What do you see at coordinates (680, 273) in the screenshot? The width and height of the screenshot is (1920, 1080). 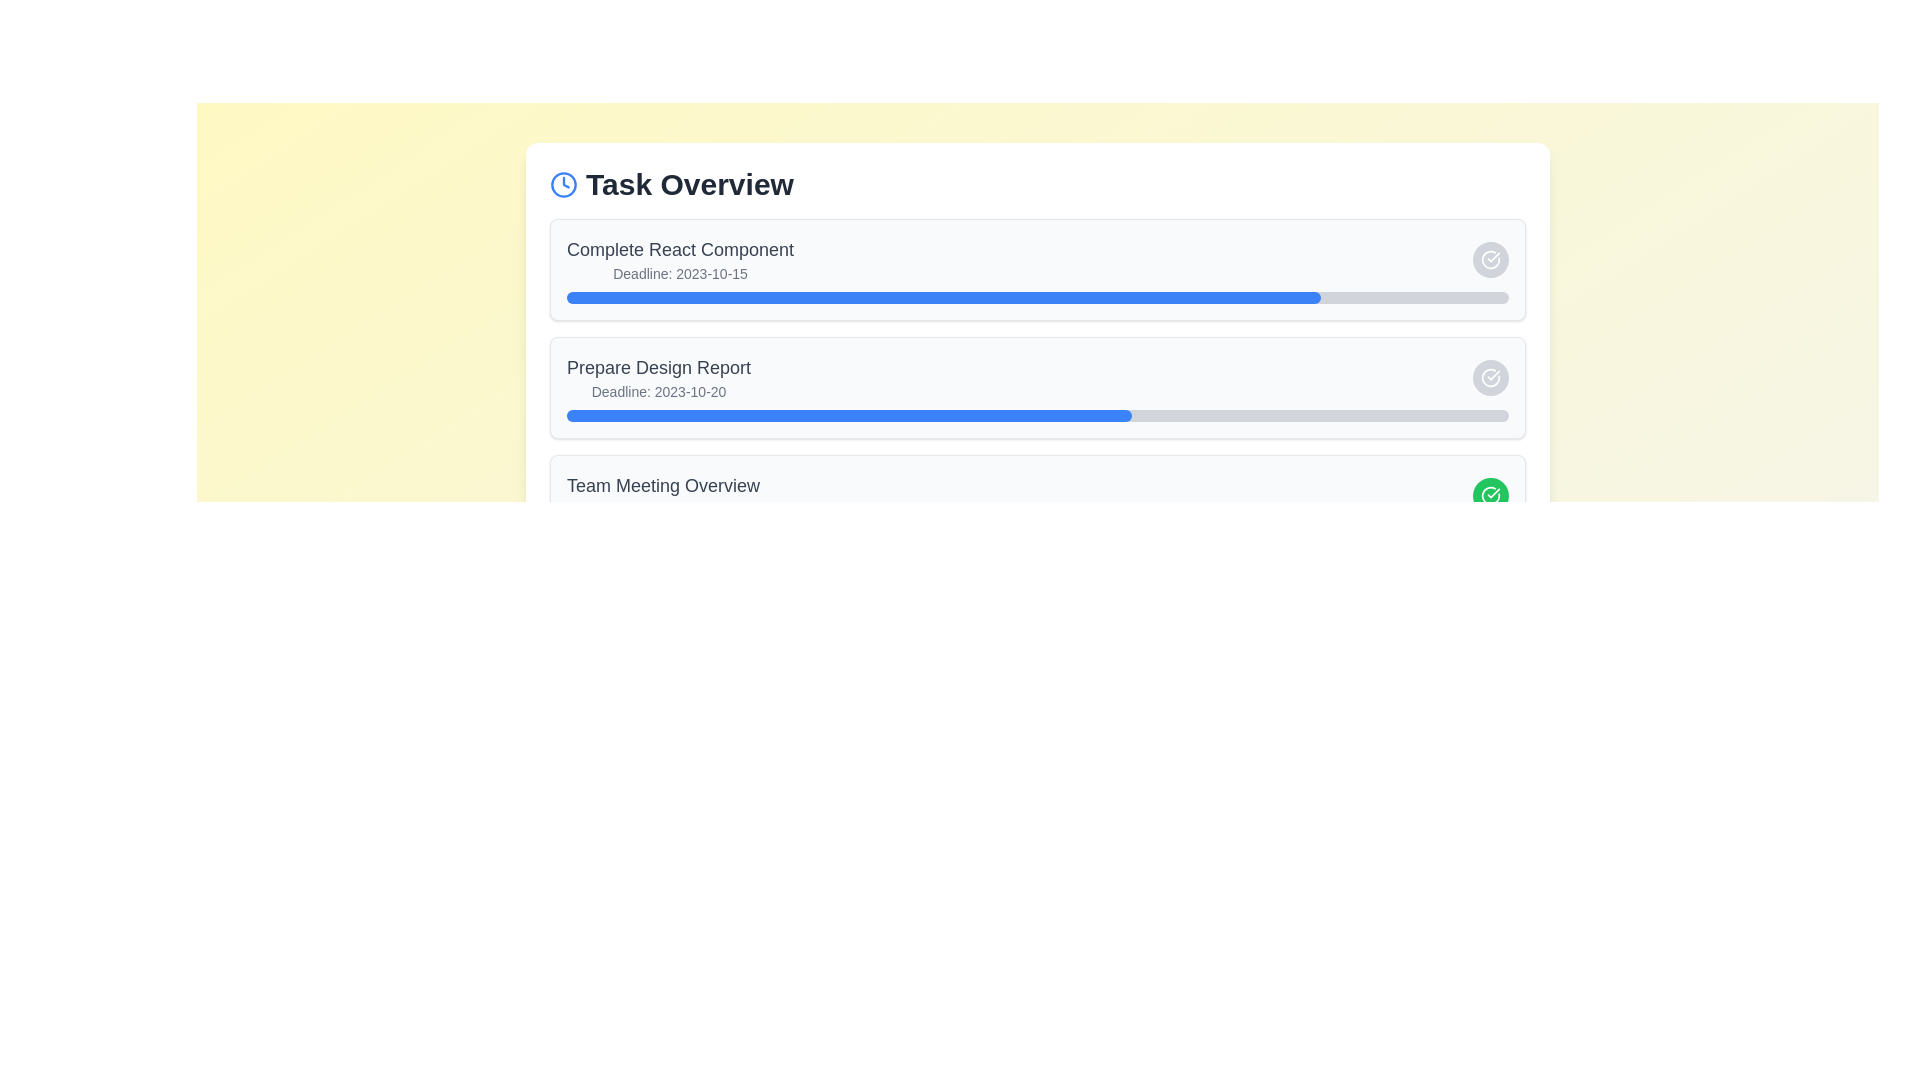 I see `deadline information displayed in the text label that shows 'Deadline: 2023-10-15', which is located beneath the 'Complete React Component' title` at bounding box center [680, 273].